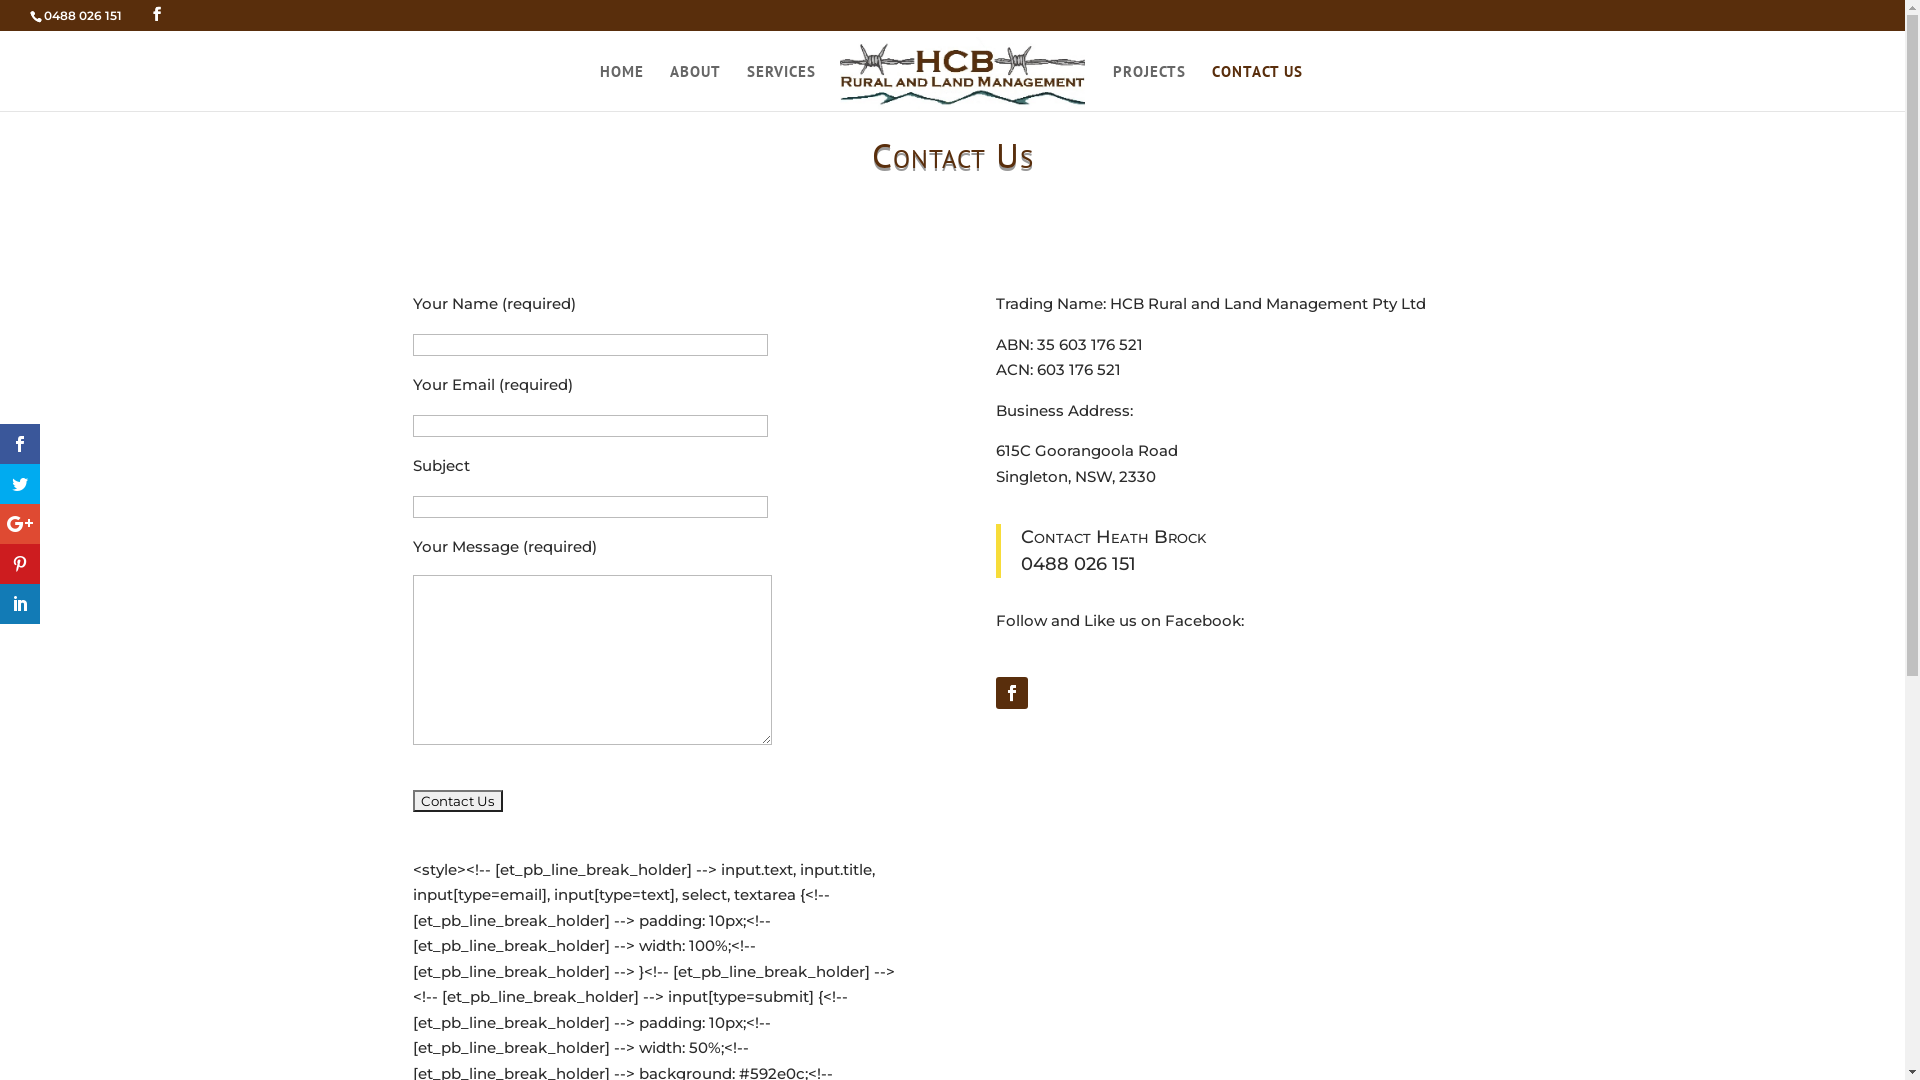 The width and height of the screenshot is (1920, 1080). Describe the element at coordinates (1256, 76) in the screenshot. I see `'CONTACT US'` at that location.